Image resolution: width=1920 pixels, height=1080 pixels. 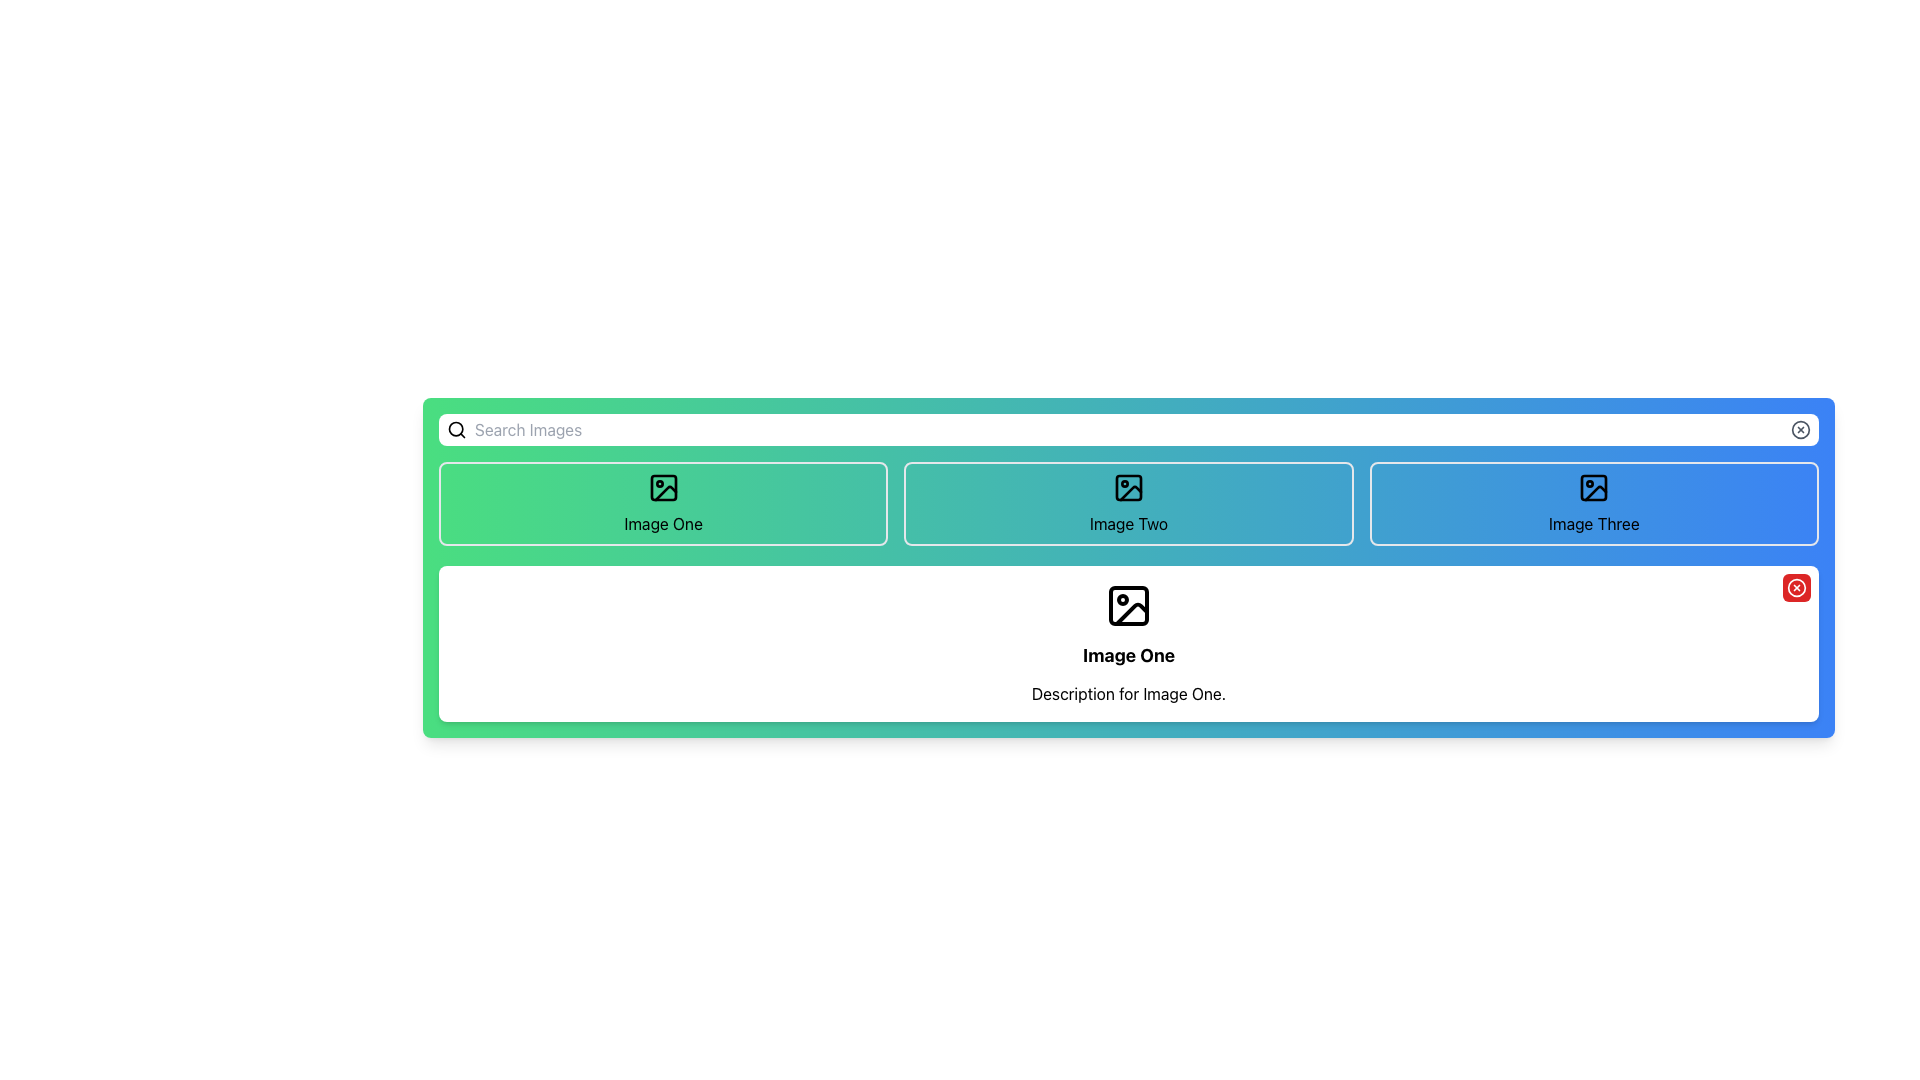 What do you see at coordinates (1128, 488) in the screenshot?
I see `the decorative graphical shape located at the center of the 'Image Two' card in the top section of the interface` at bounding box center [1128, 488].